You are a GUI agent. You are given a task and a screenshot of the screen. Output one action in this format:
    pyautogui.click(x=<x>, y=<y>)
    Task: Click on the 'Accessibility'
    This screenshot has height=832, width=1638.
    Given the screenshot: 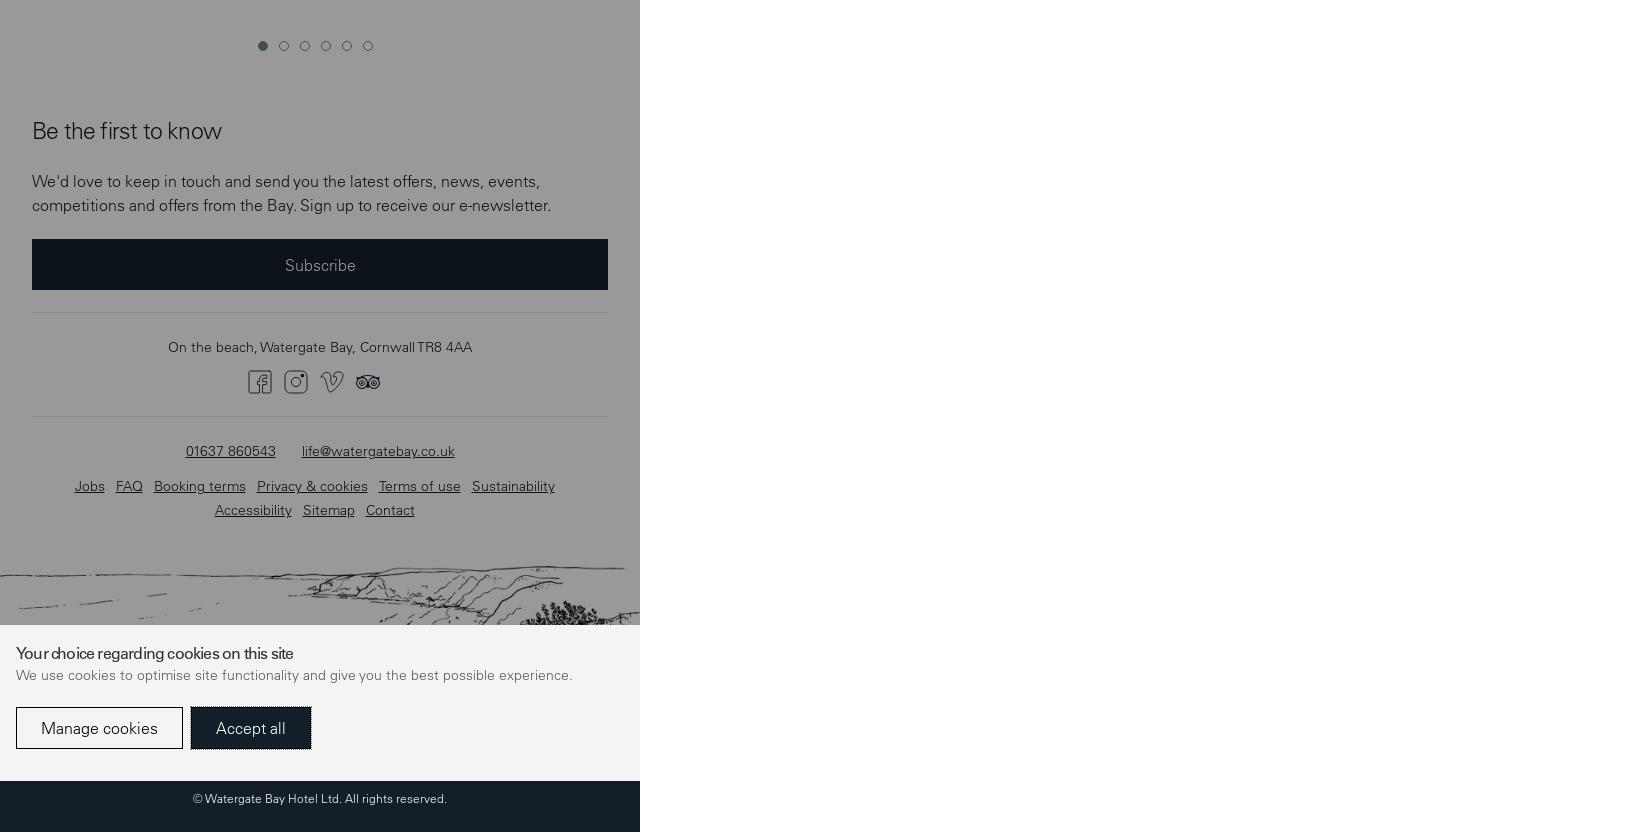 What is the action you would take?
    pyautogui.click(x=213, y=63)
    